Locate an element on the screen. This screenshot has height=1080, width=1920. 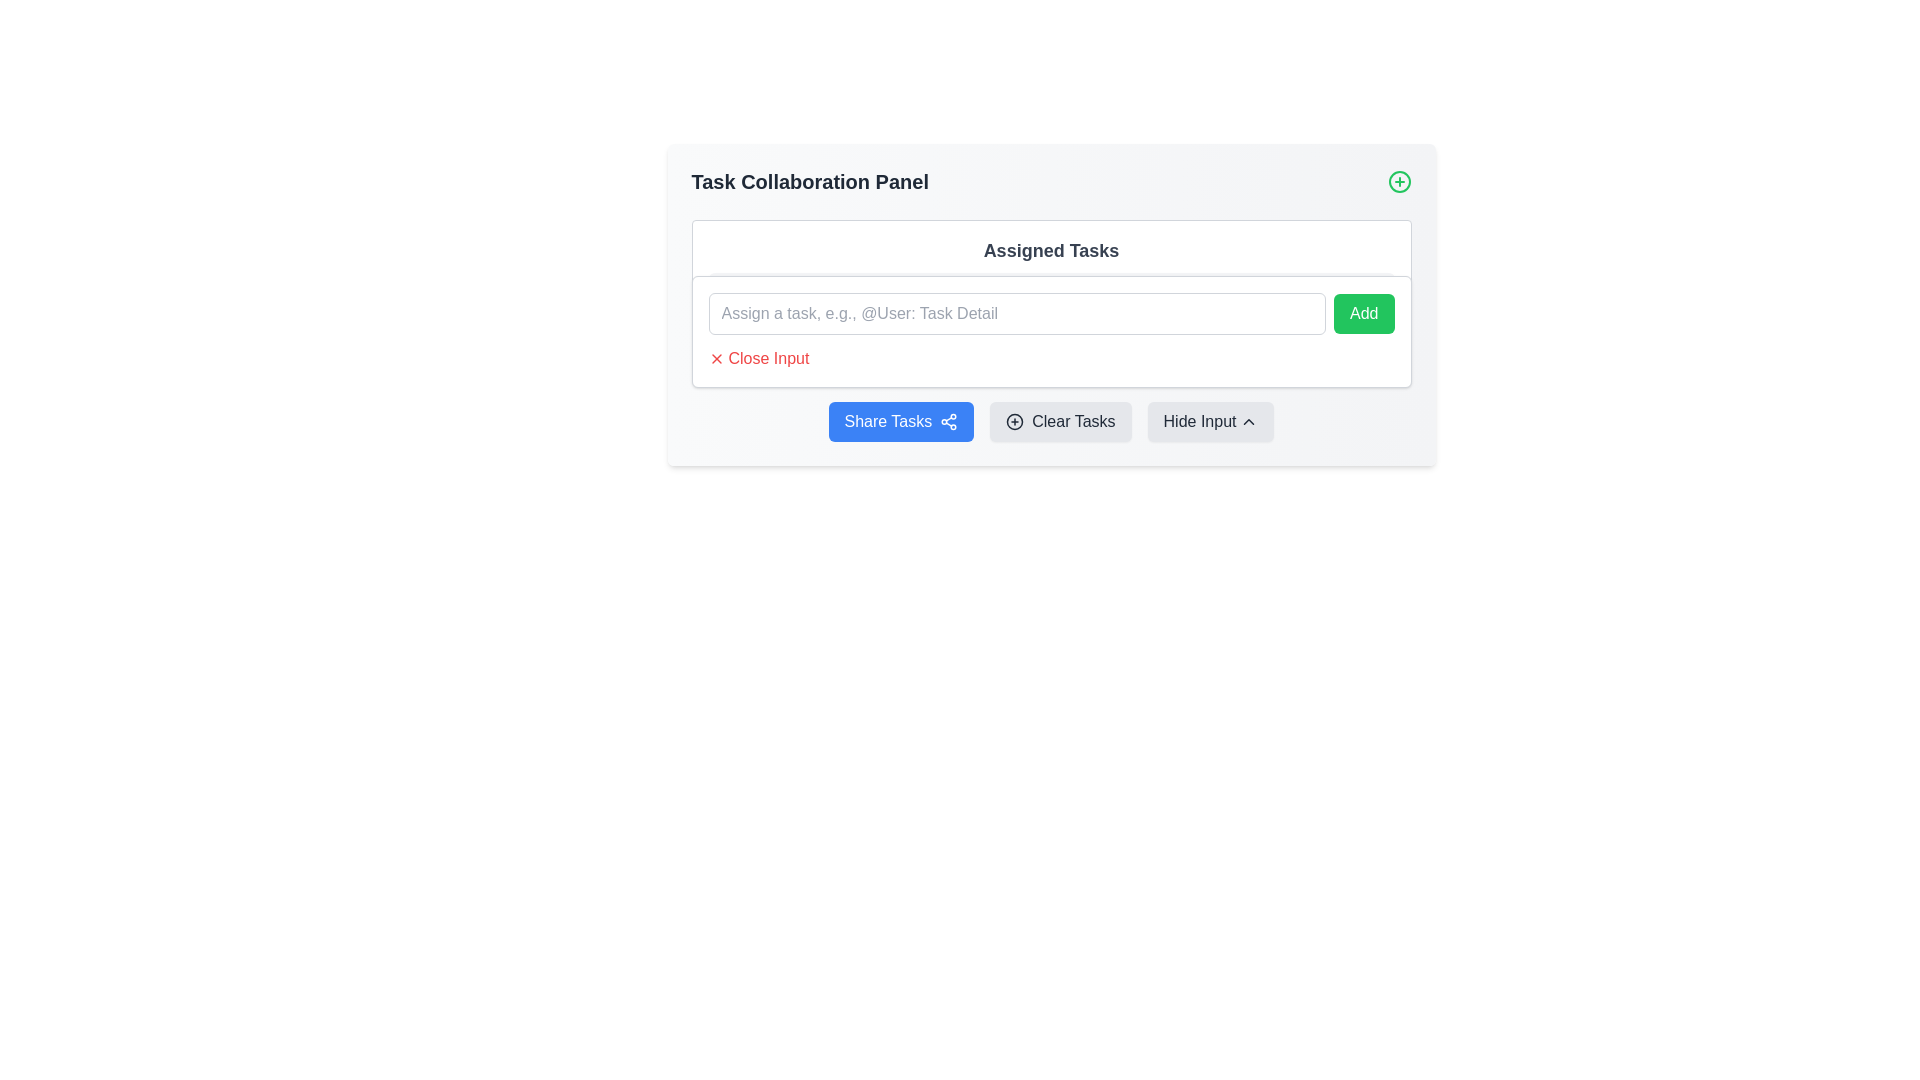
the group of buttons at the bottom of the assigned tasks section is located at coordinates (1050, 420).